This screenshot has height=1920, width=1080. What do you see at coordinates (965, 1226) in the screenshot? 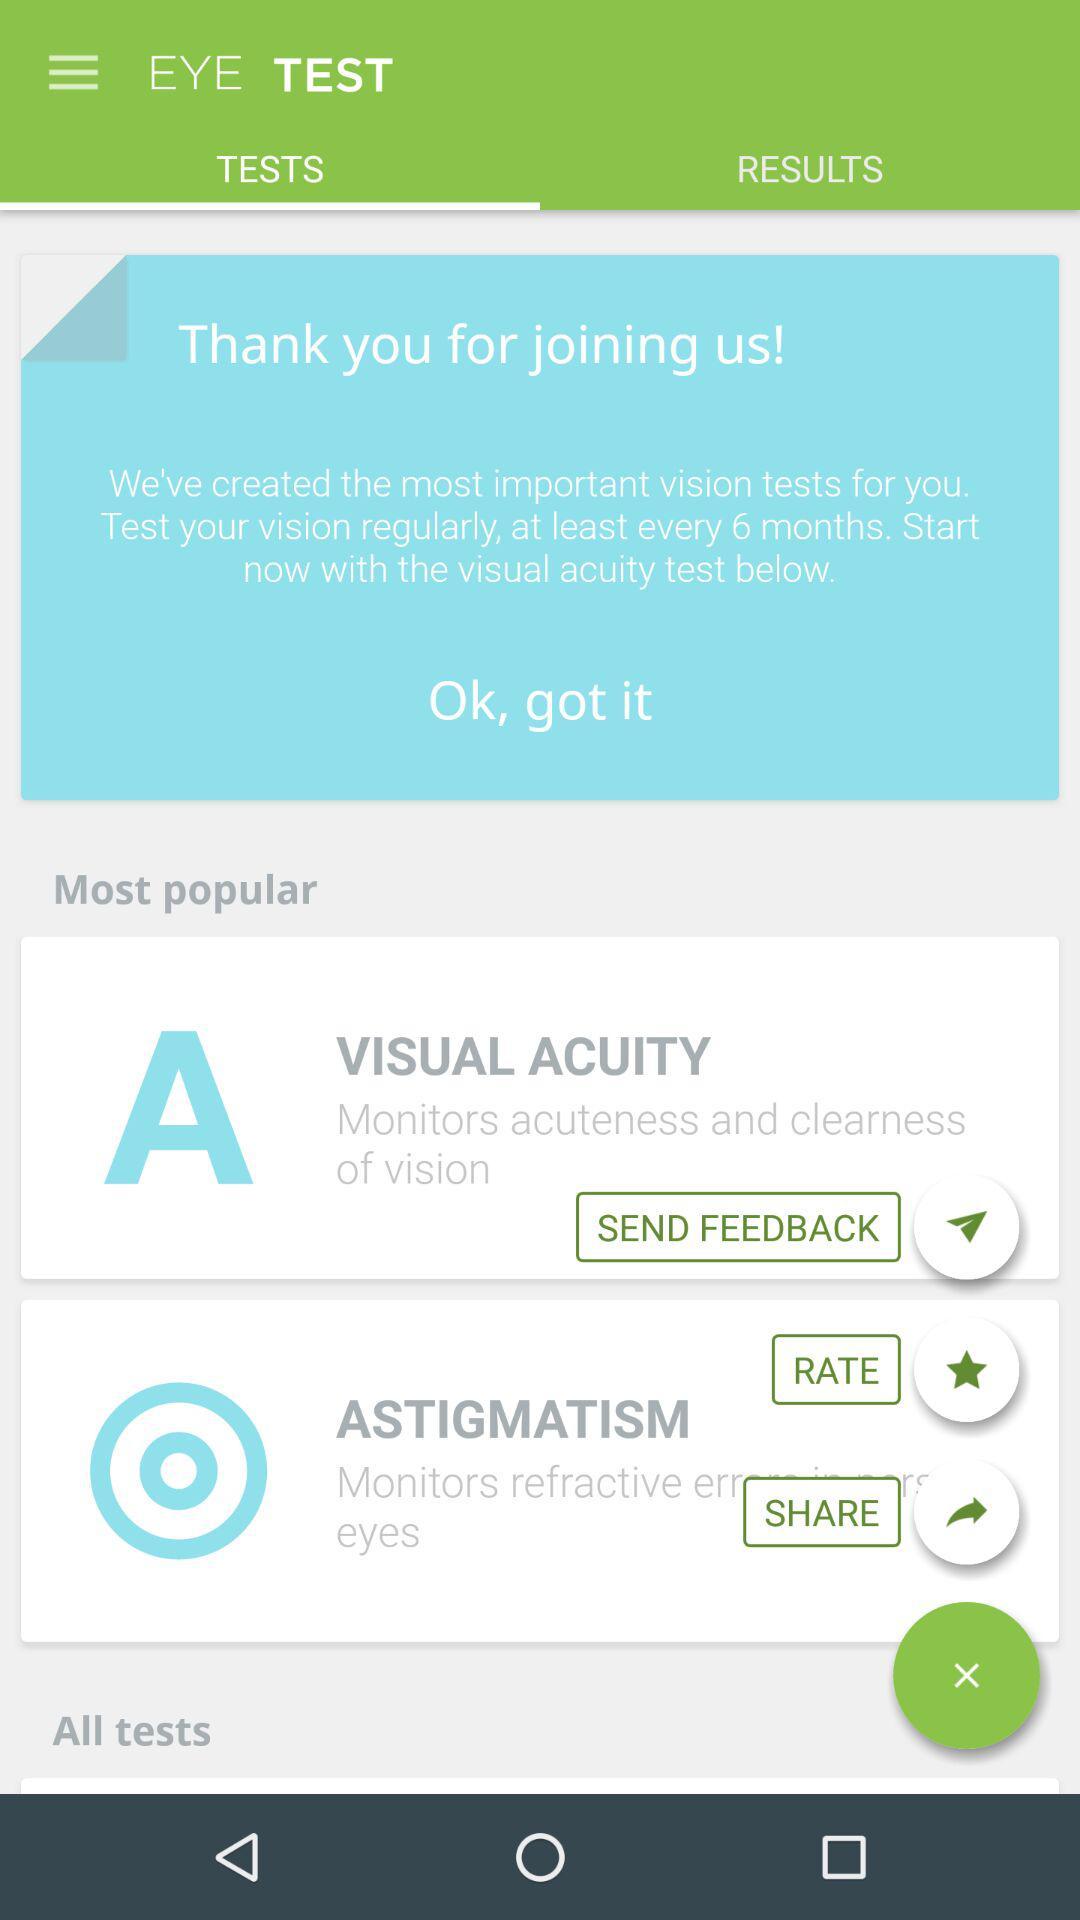
I see `the send icon` at bounding box center [965, 1226].